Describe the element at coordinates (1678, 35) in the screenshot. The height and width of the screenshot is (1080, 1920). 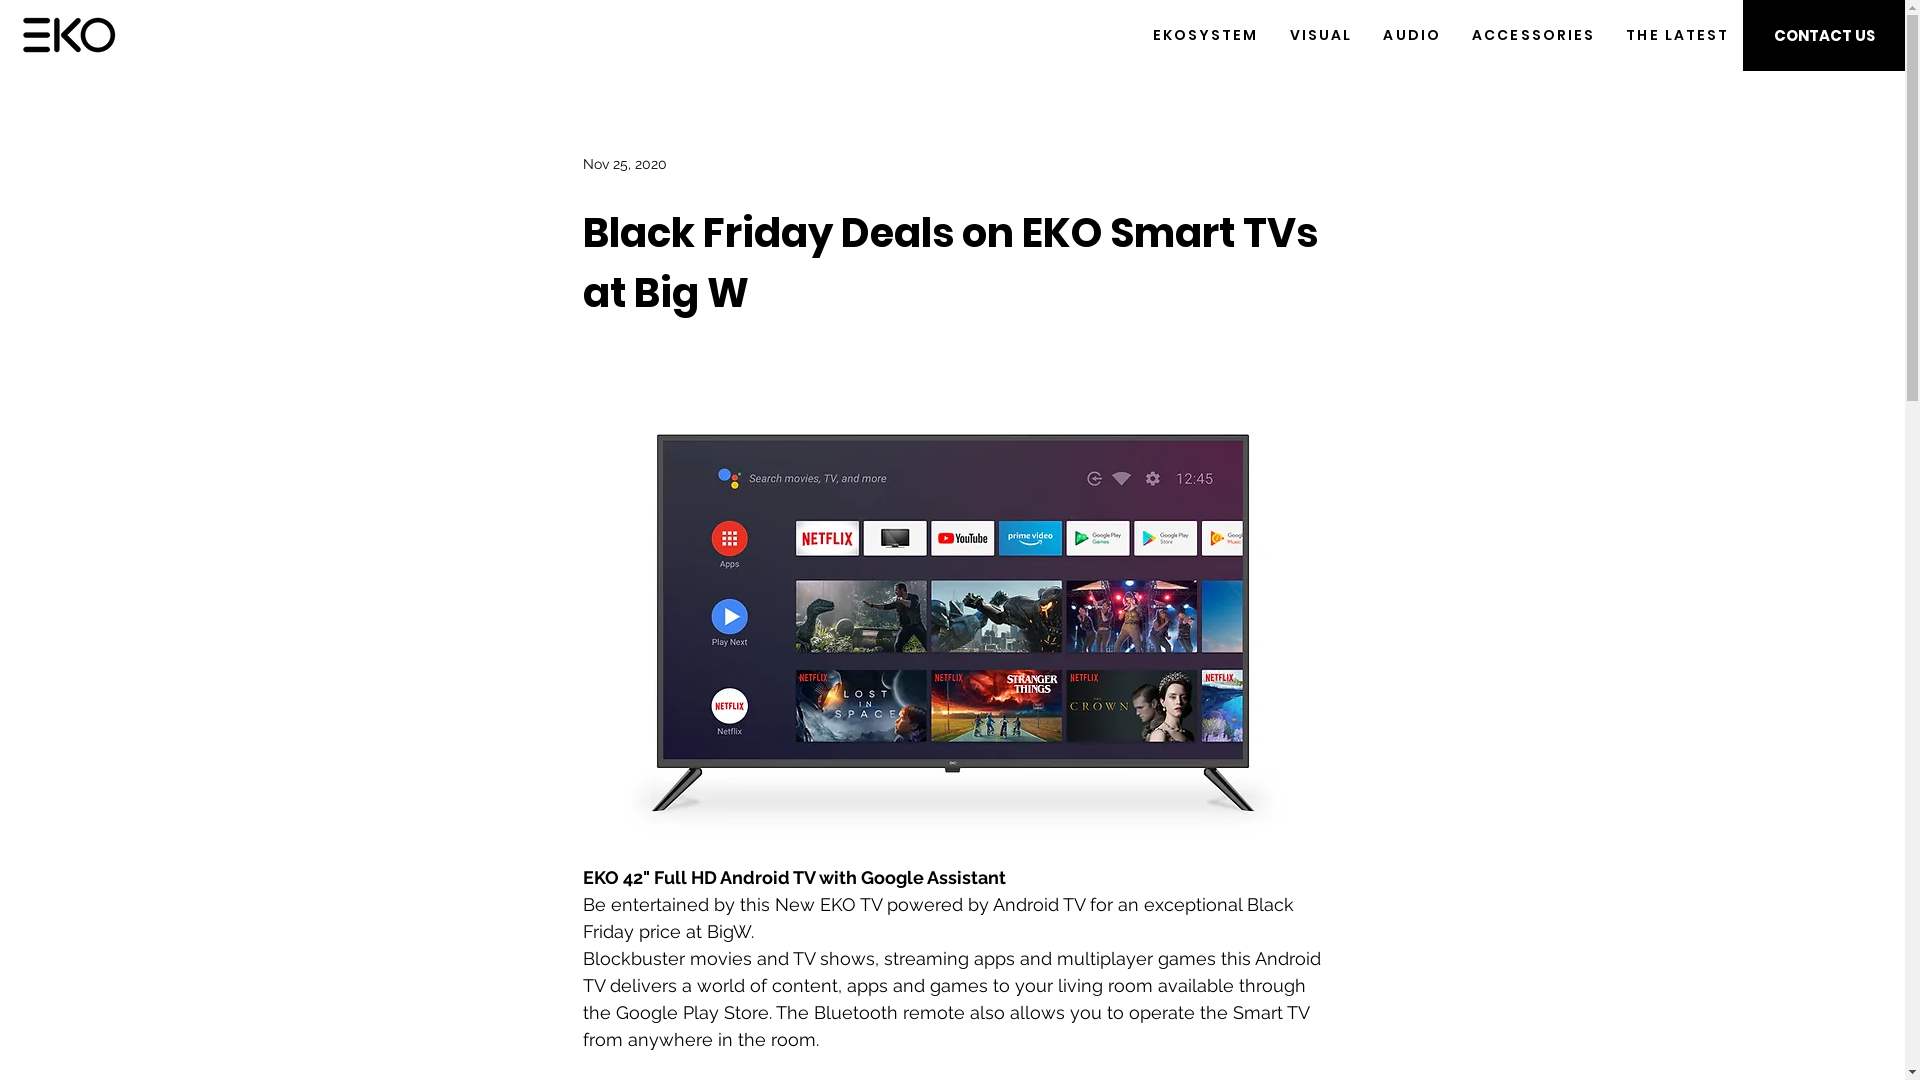
I see `'THE LATEST'` at that location.